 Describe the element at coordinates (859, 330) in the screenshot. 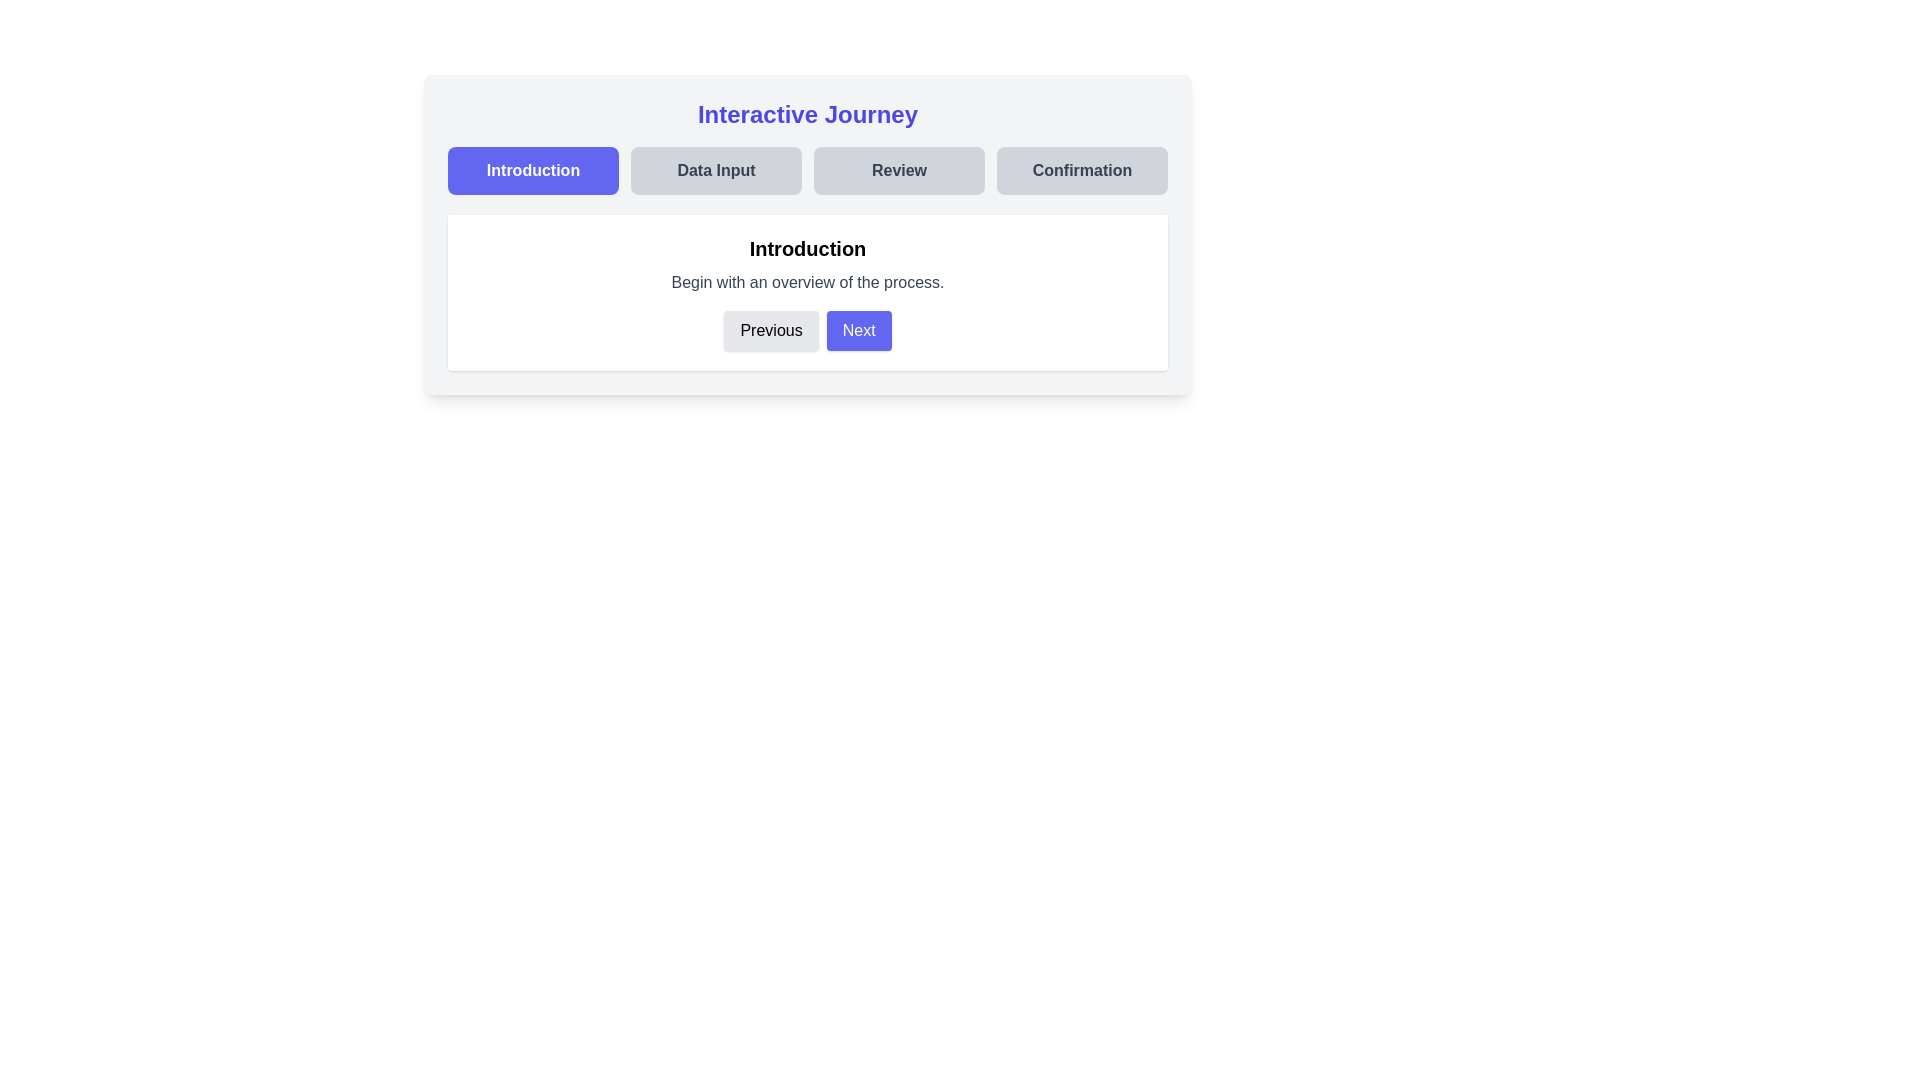

I see `the Next button to navigate between steps` at that location.